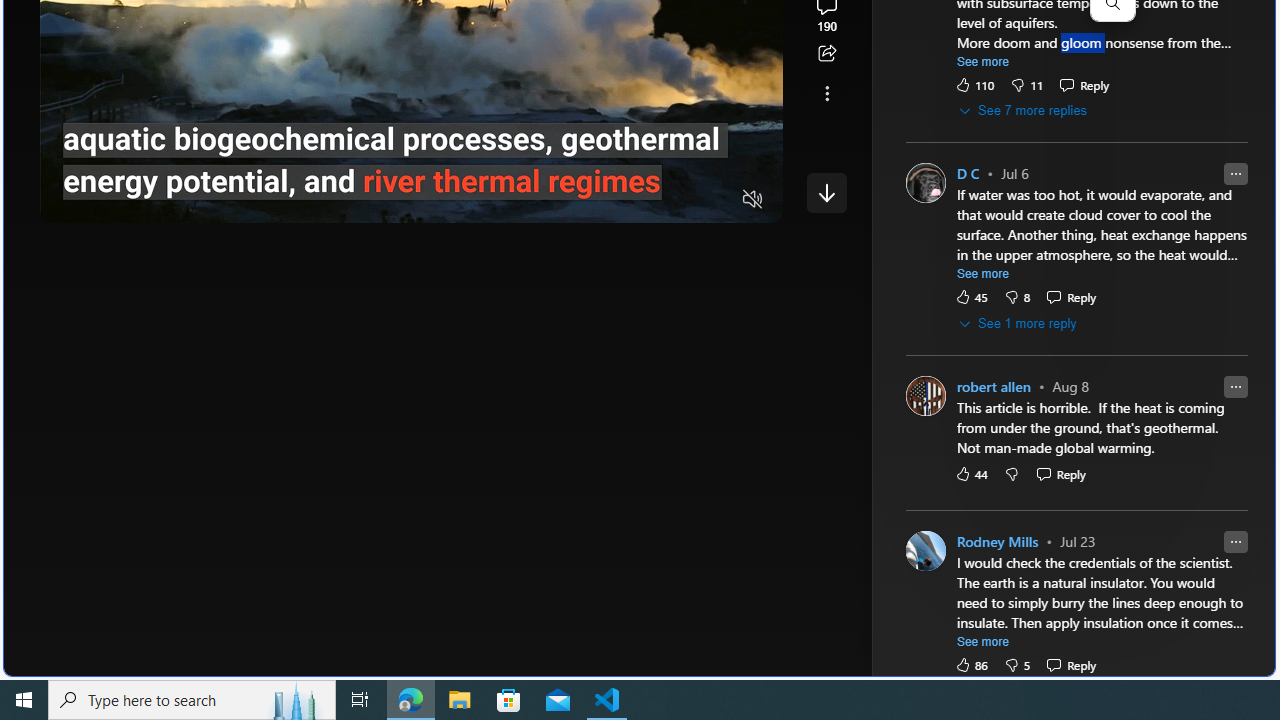 Image resolution: width=1280 pixels, height=720 pixels. Describe the element at coordinates (826, 53) in the screenshot. I see `'Share this story'` at that location.